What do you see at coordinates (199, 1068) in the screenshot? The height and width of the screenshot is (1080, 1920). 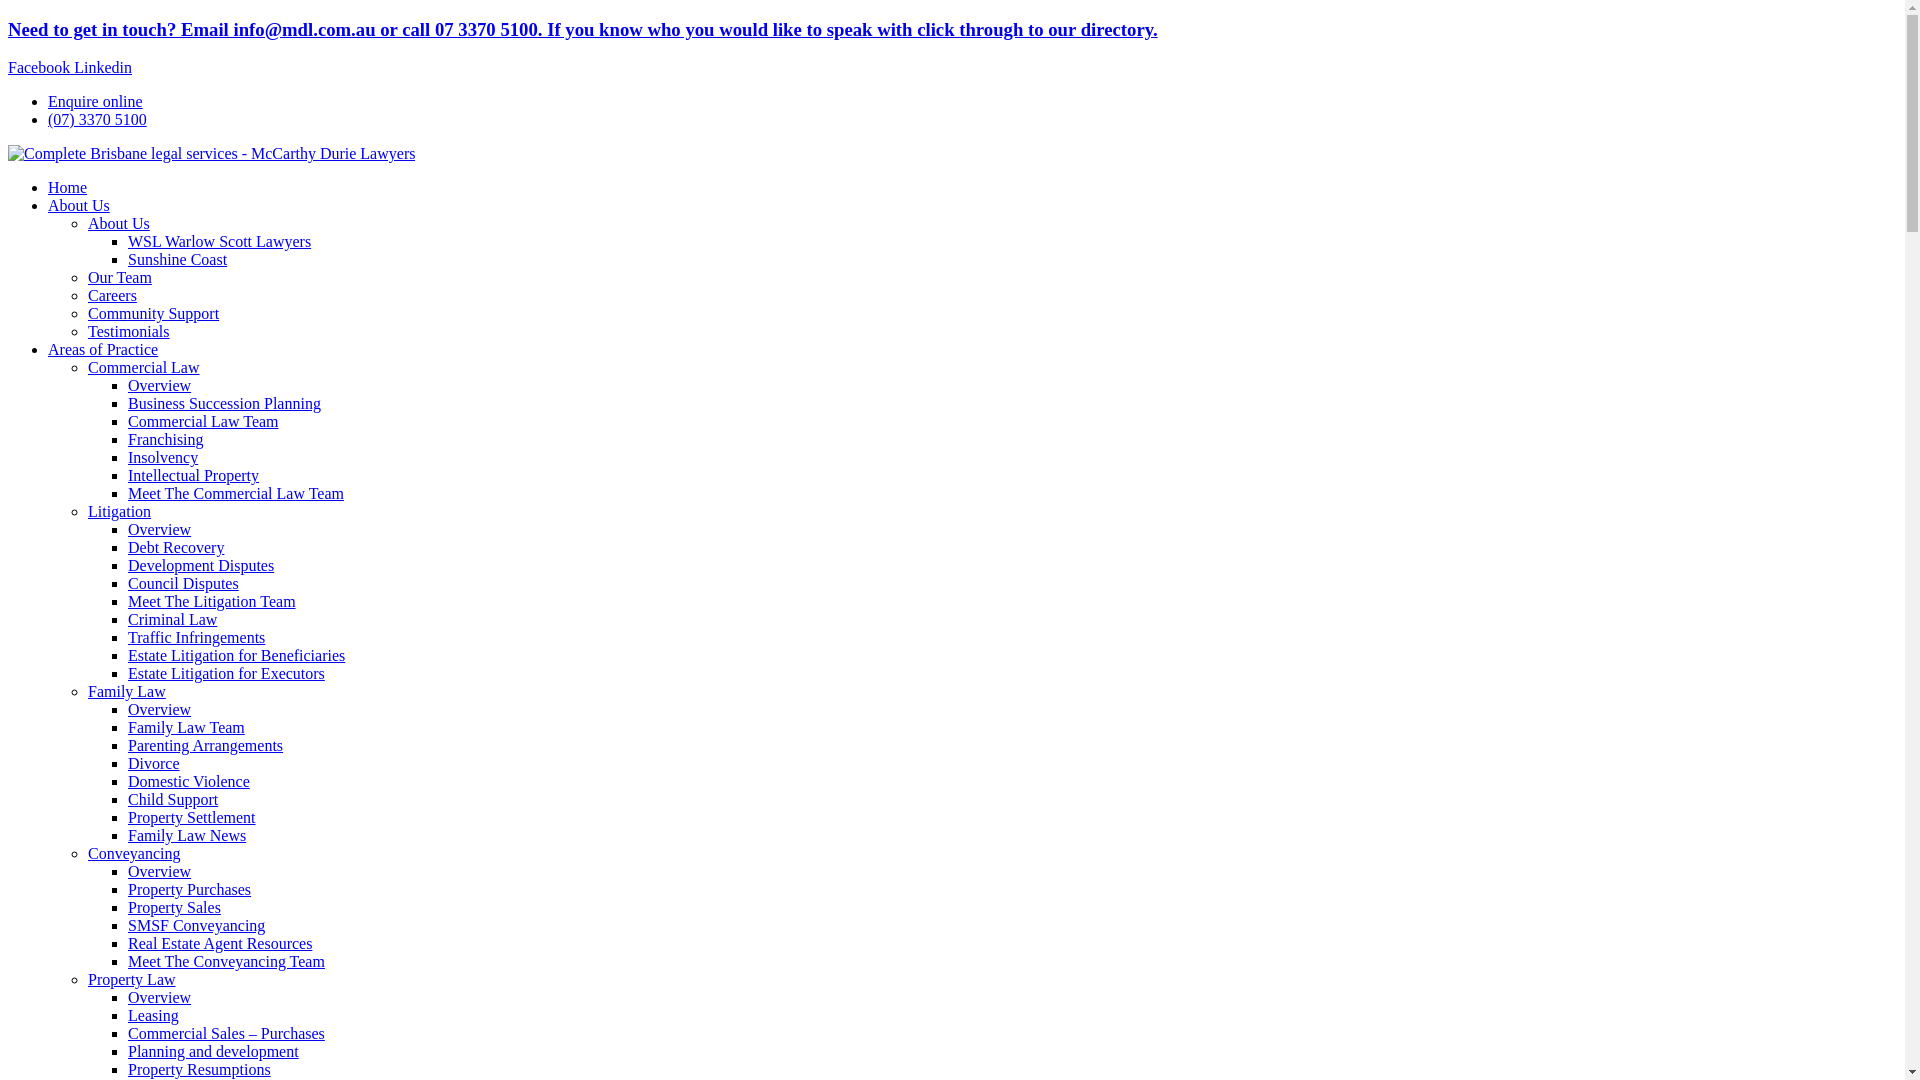 I see `'Property Resumptions'` at bounding box center [199, 1068].